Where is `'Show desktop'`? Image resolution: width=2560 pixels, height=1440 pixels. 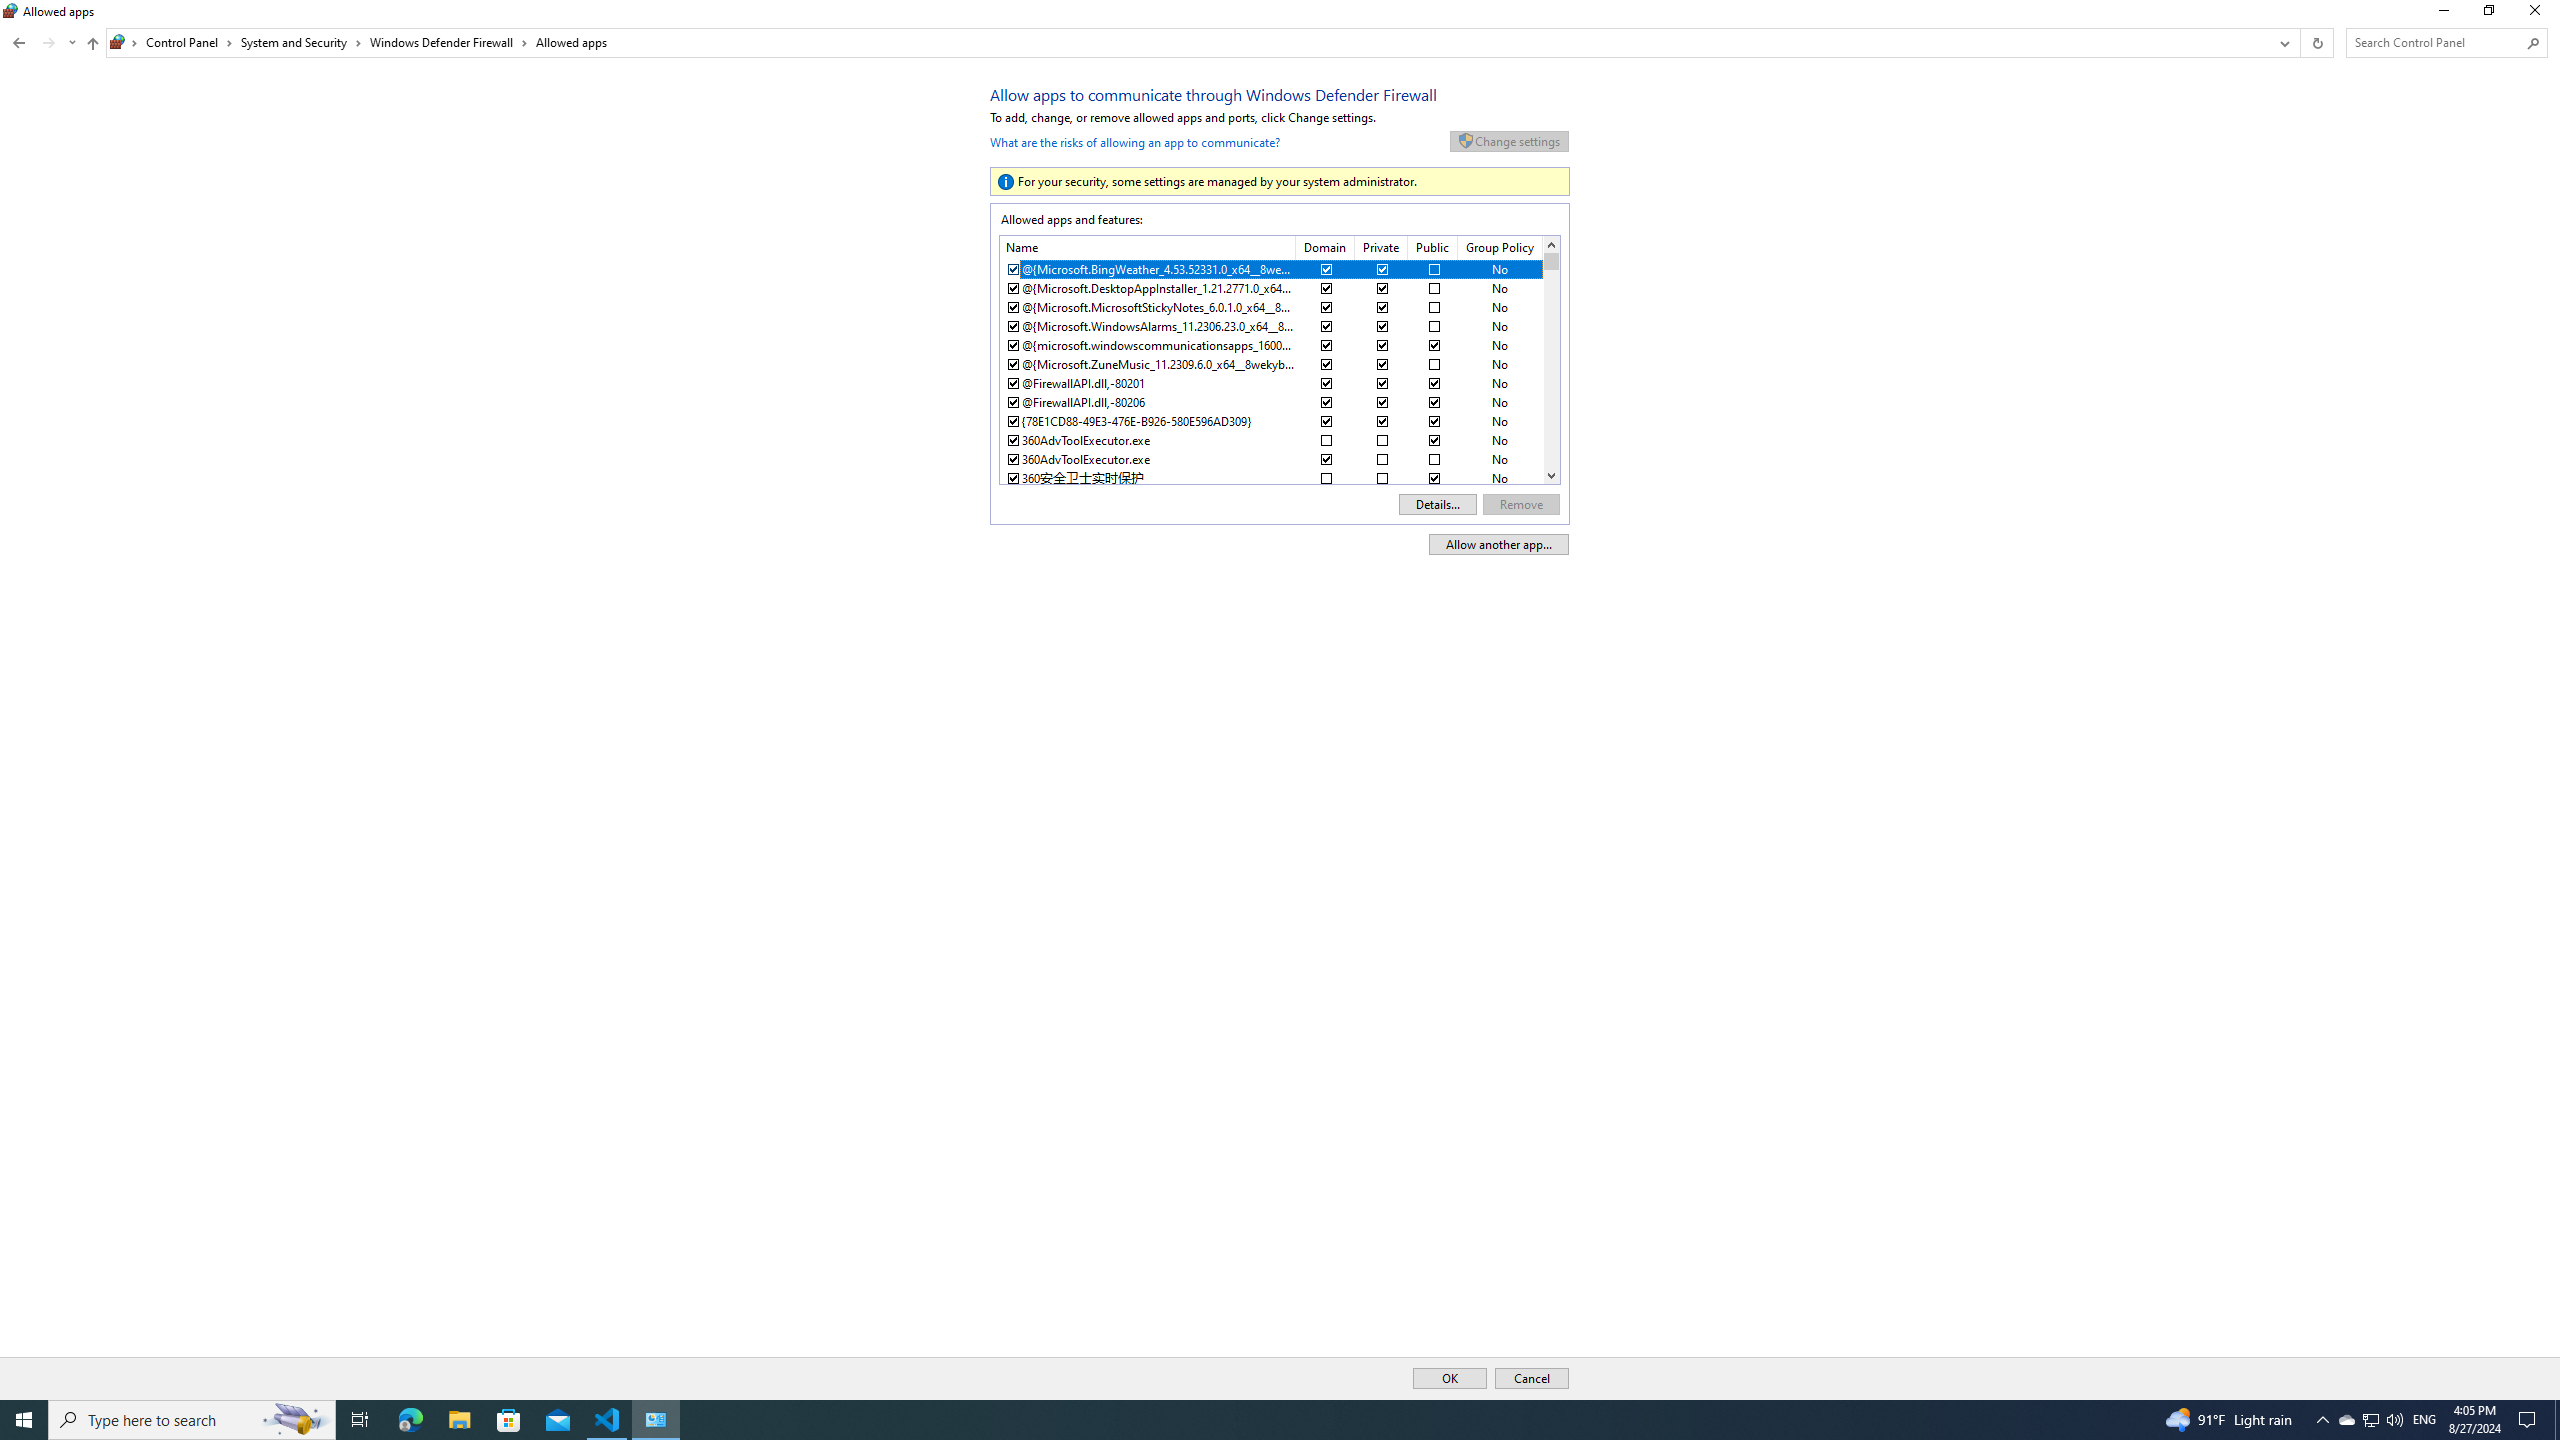
'Show desktop' is located at coordinates (2556, 1418).